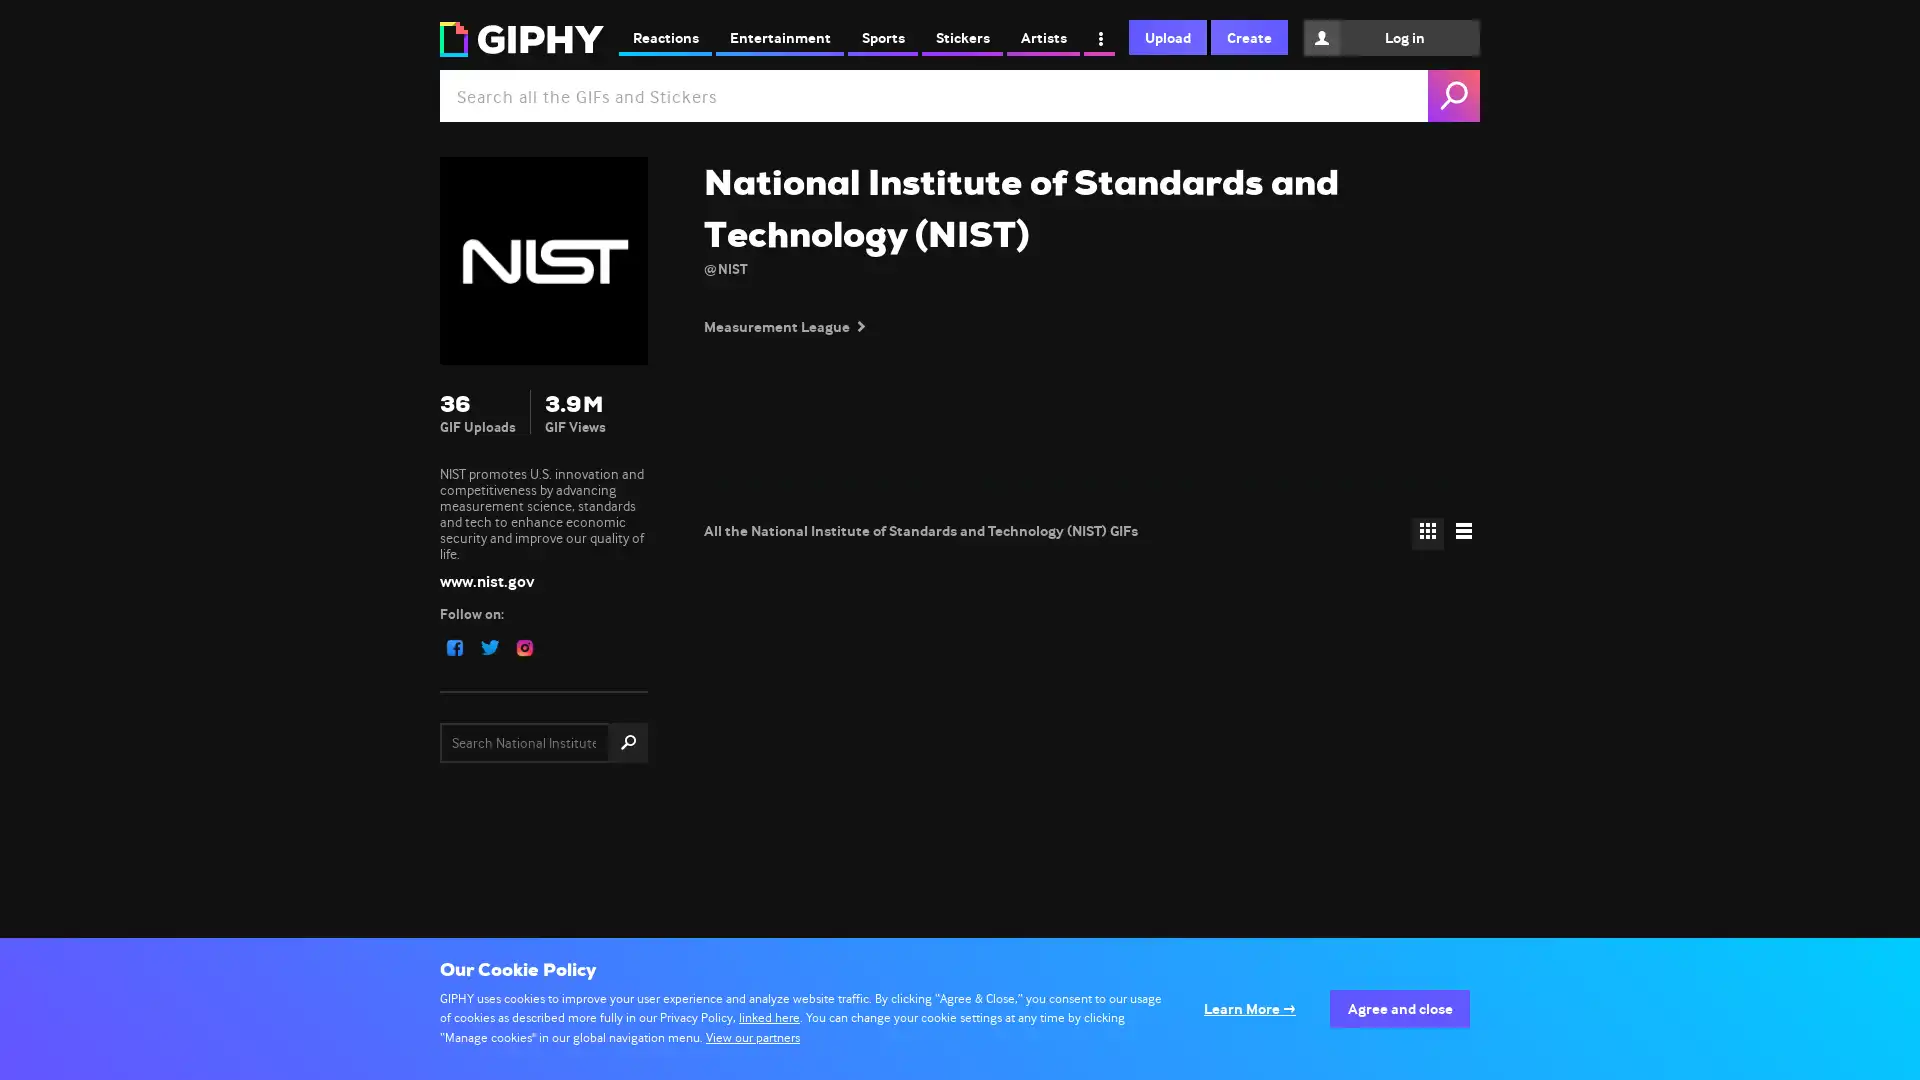 This screenshot has width=1920, height=1080. What do you see at coordinates (1248, 1009) in the screenshot?
I see `Configure your consents` at bounding box center [1248, 1009].